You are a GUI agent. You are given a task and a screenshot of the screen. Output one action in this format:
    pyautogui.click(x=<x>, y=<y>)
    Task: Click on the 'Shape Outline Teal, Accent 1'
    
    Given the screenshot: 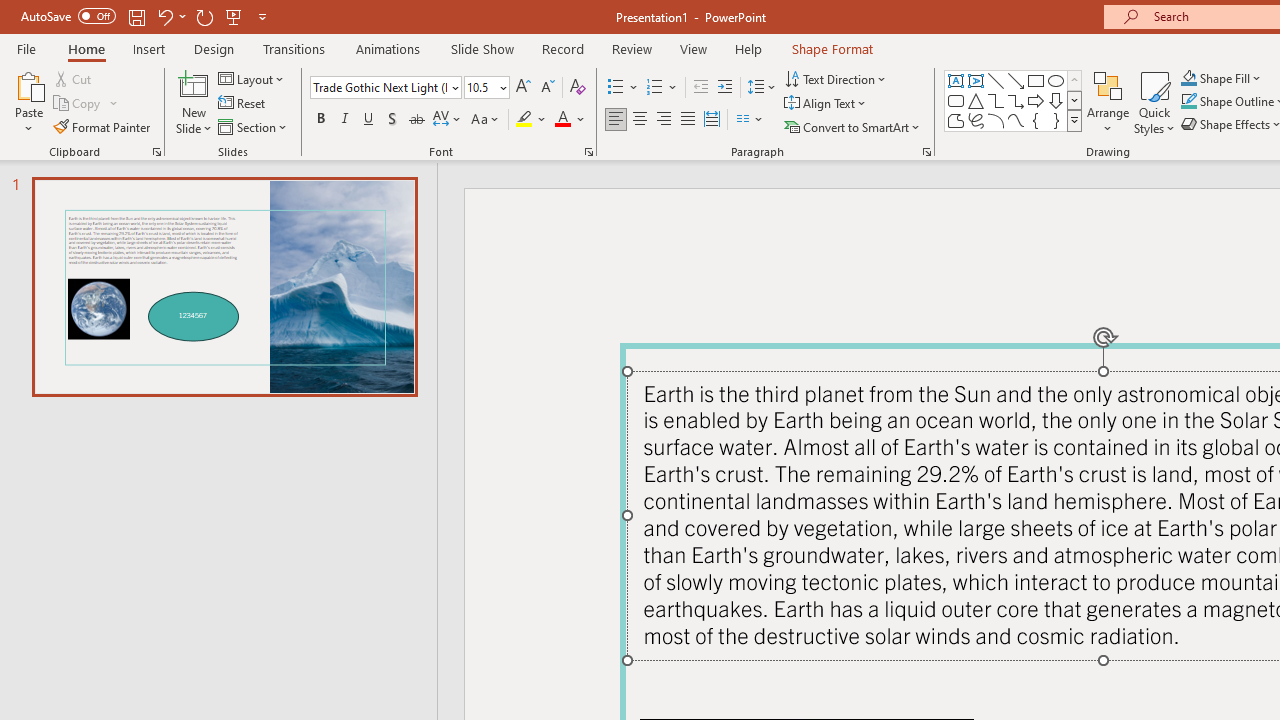 What is the action you would take?
    pyautogui.click(x=1189, y=101)
    